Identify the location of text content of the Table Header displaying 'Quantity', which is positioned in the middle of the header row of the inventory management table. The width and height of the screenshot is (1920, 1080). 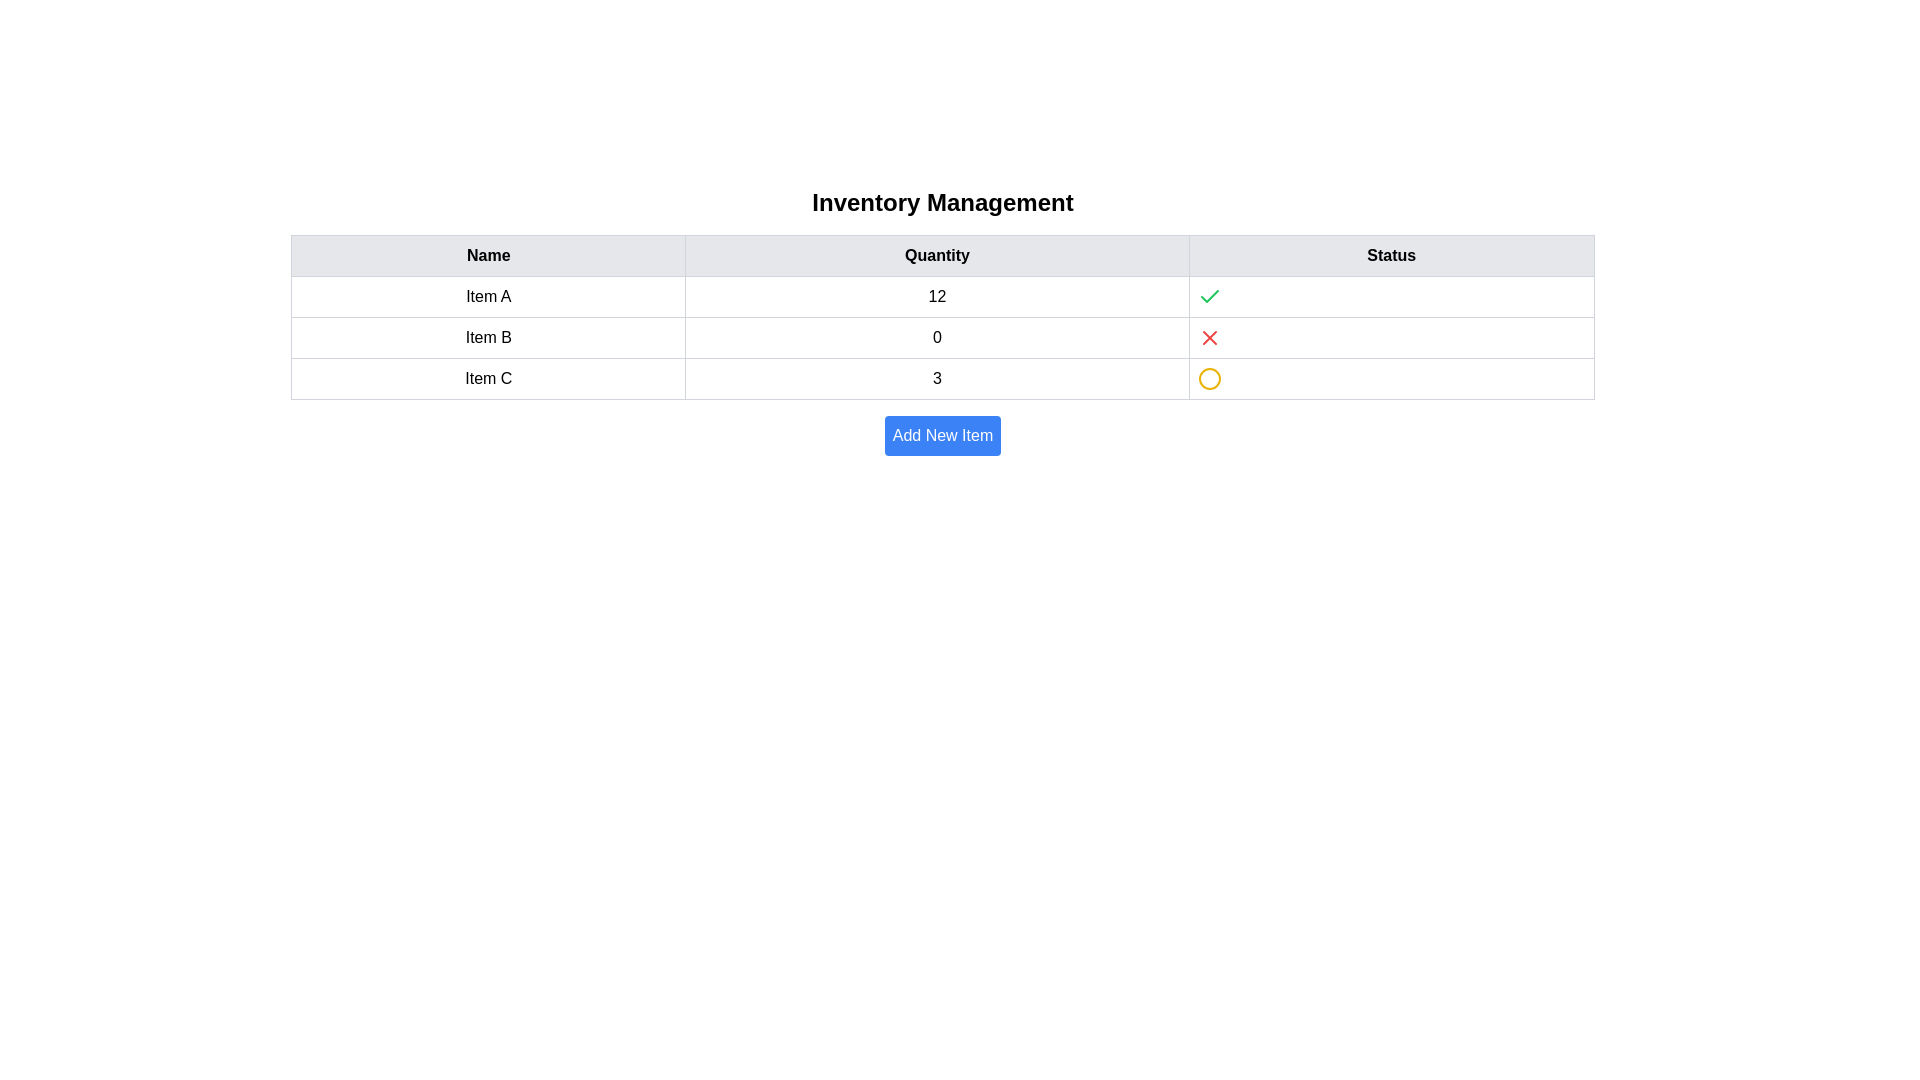
(936, 254).